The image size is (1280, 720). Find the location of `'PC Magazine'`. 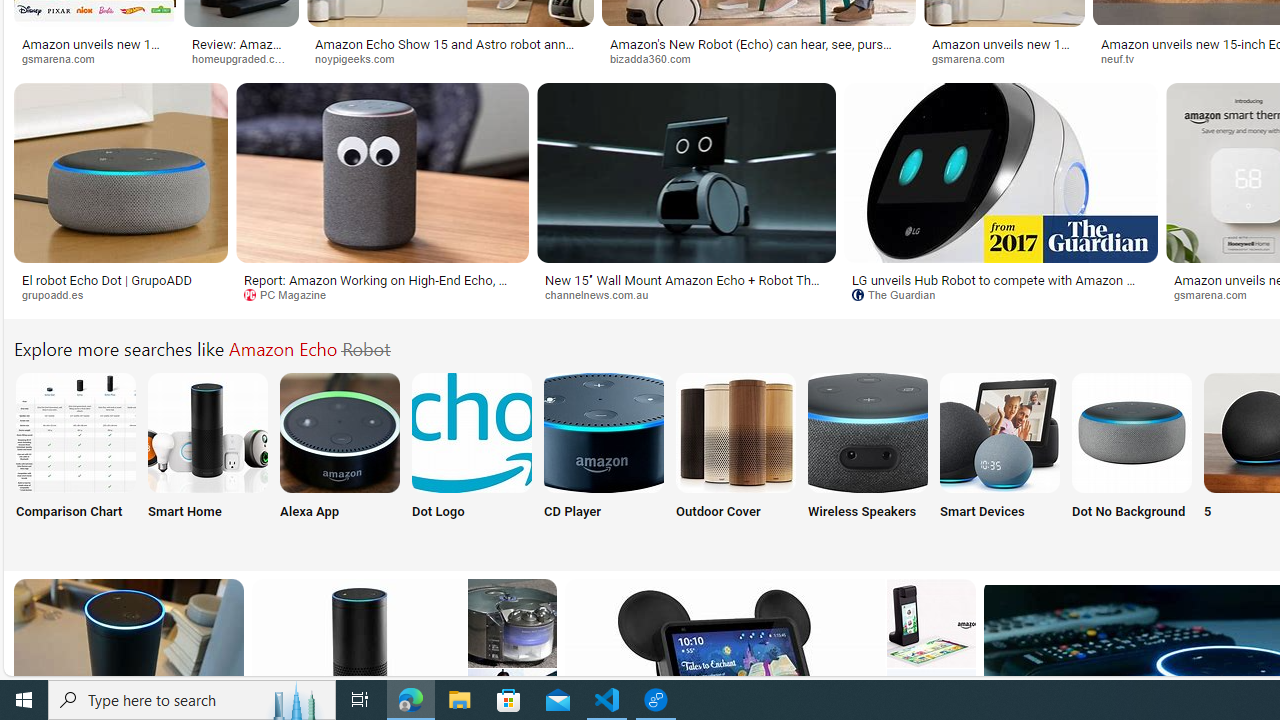

'PC Magazine' is located at coordinates (291, 294).